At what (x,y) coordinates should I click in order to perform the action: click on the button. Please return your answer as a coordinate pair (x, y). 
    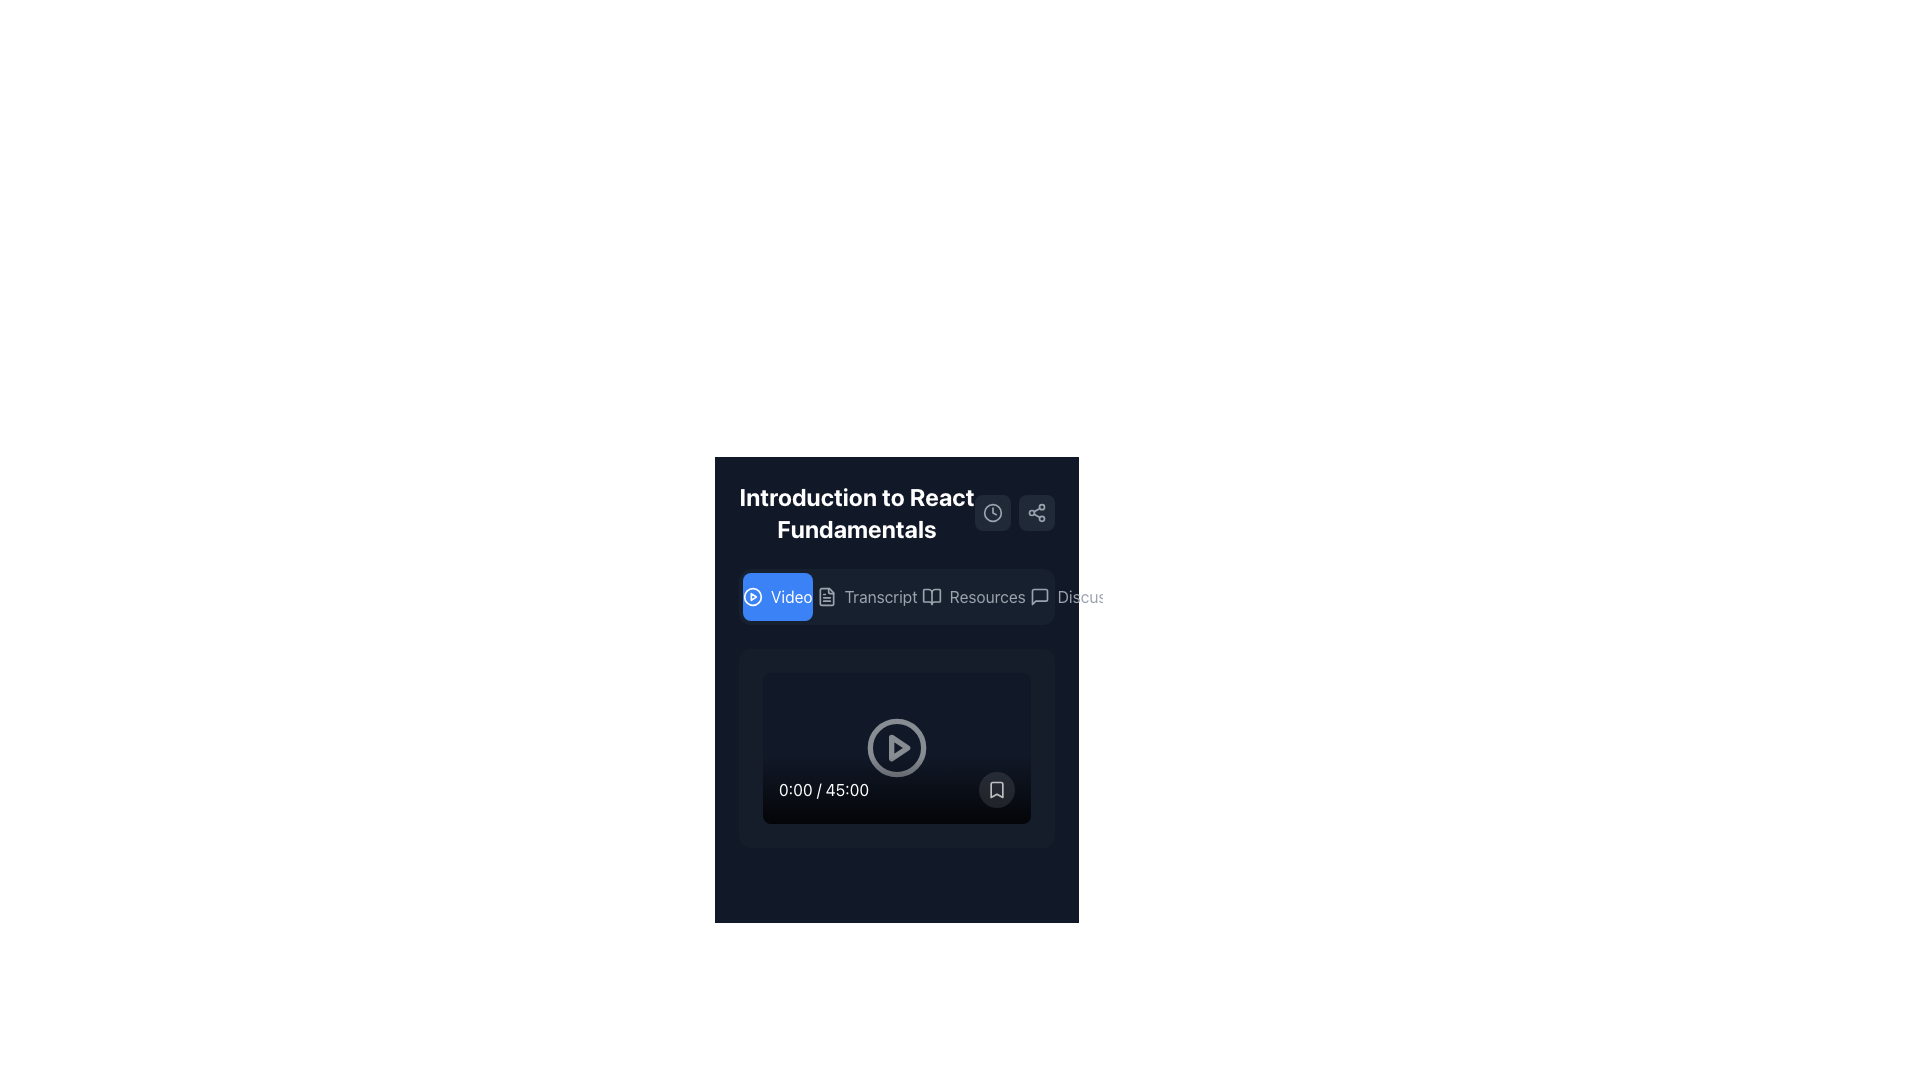
    Looking at the image, I should click on (973, 596).